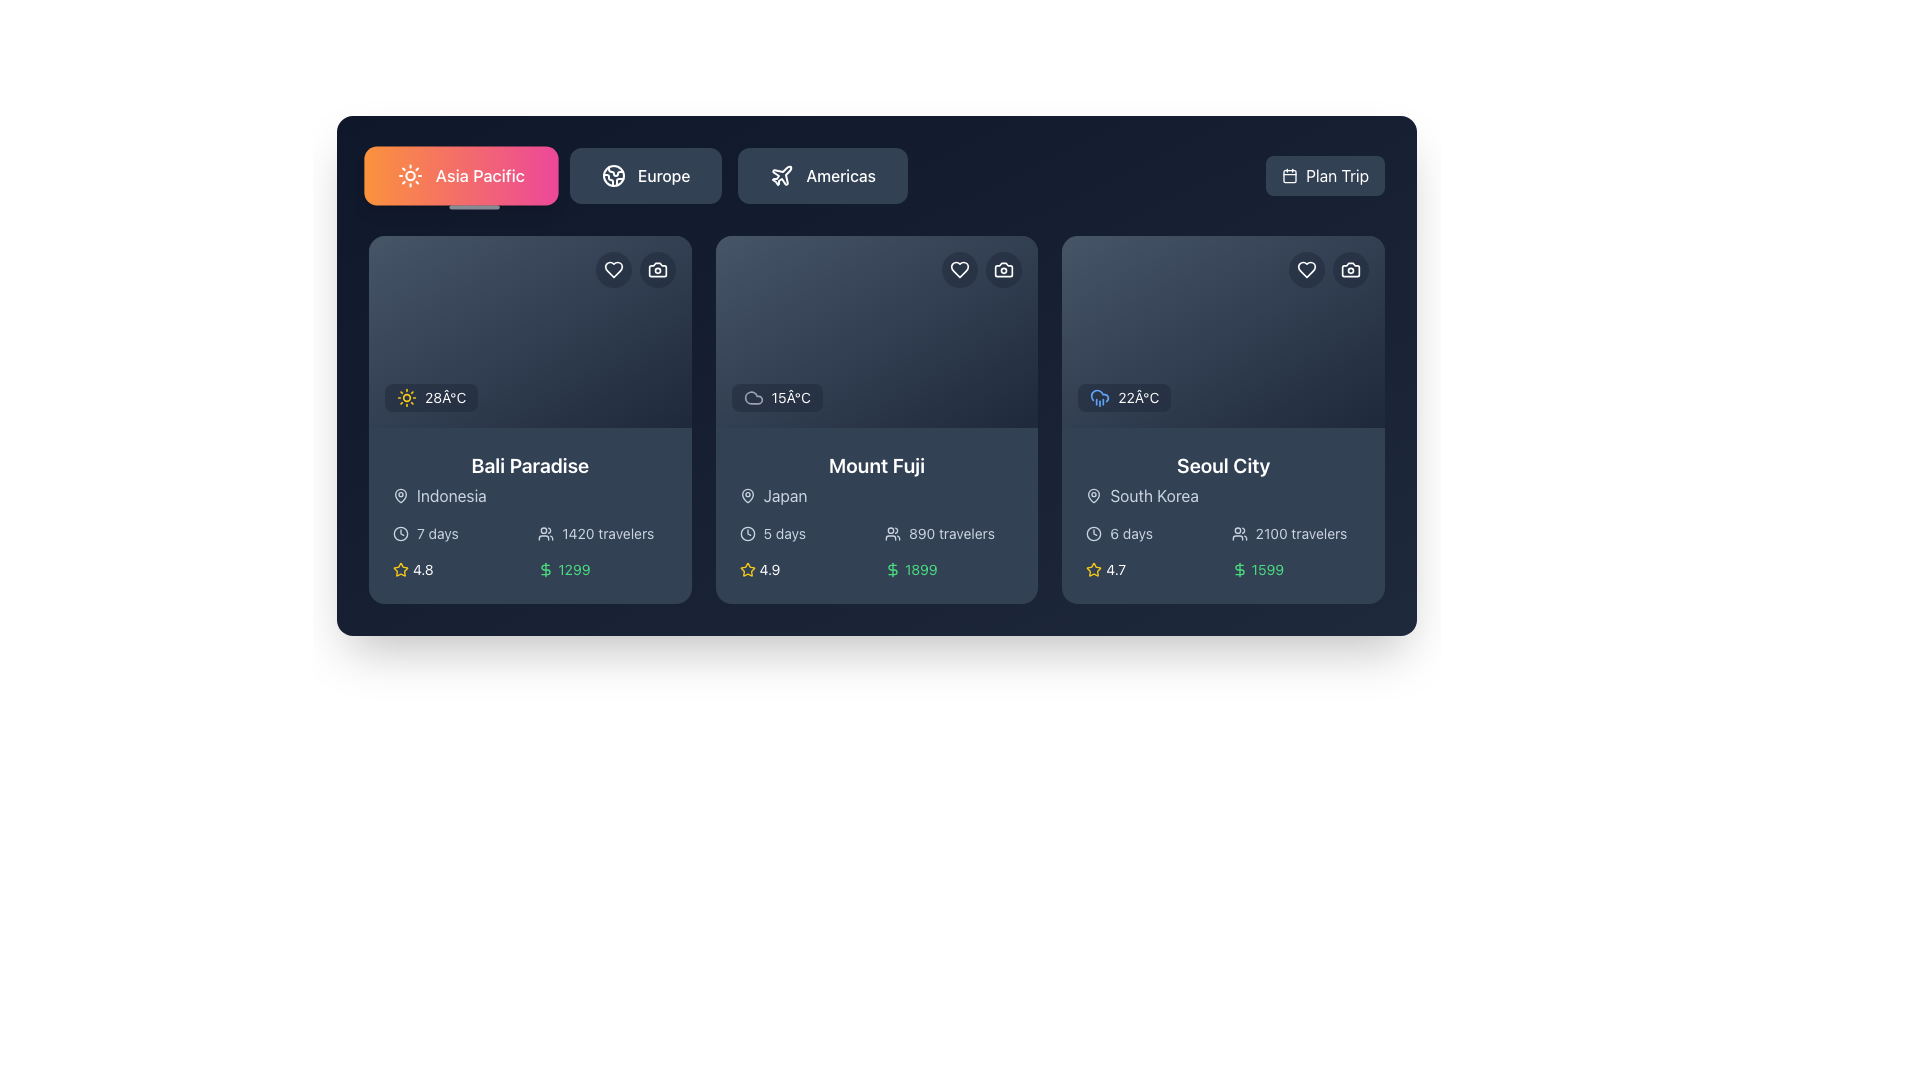  What do you see at coordinates (530, 479) in the screenshot?
I see `text from the first information block about a specific travel destination, located below the 'Asia Pacific' tab in the leftmost column of the grid layout` at bounding box center [530, 479].